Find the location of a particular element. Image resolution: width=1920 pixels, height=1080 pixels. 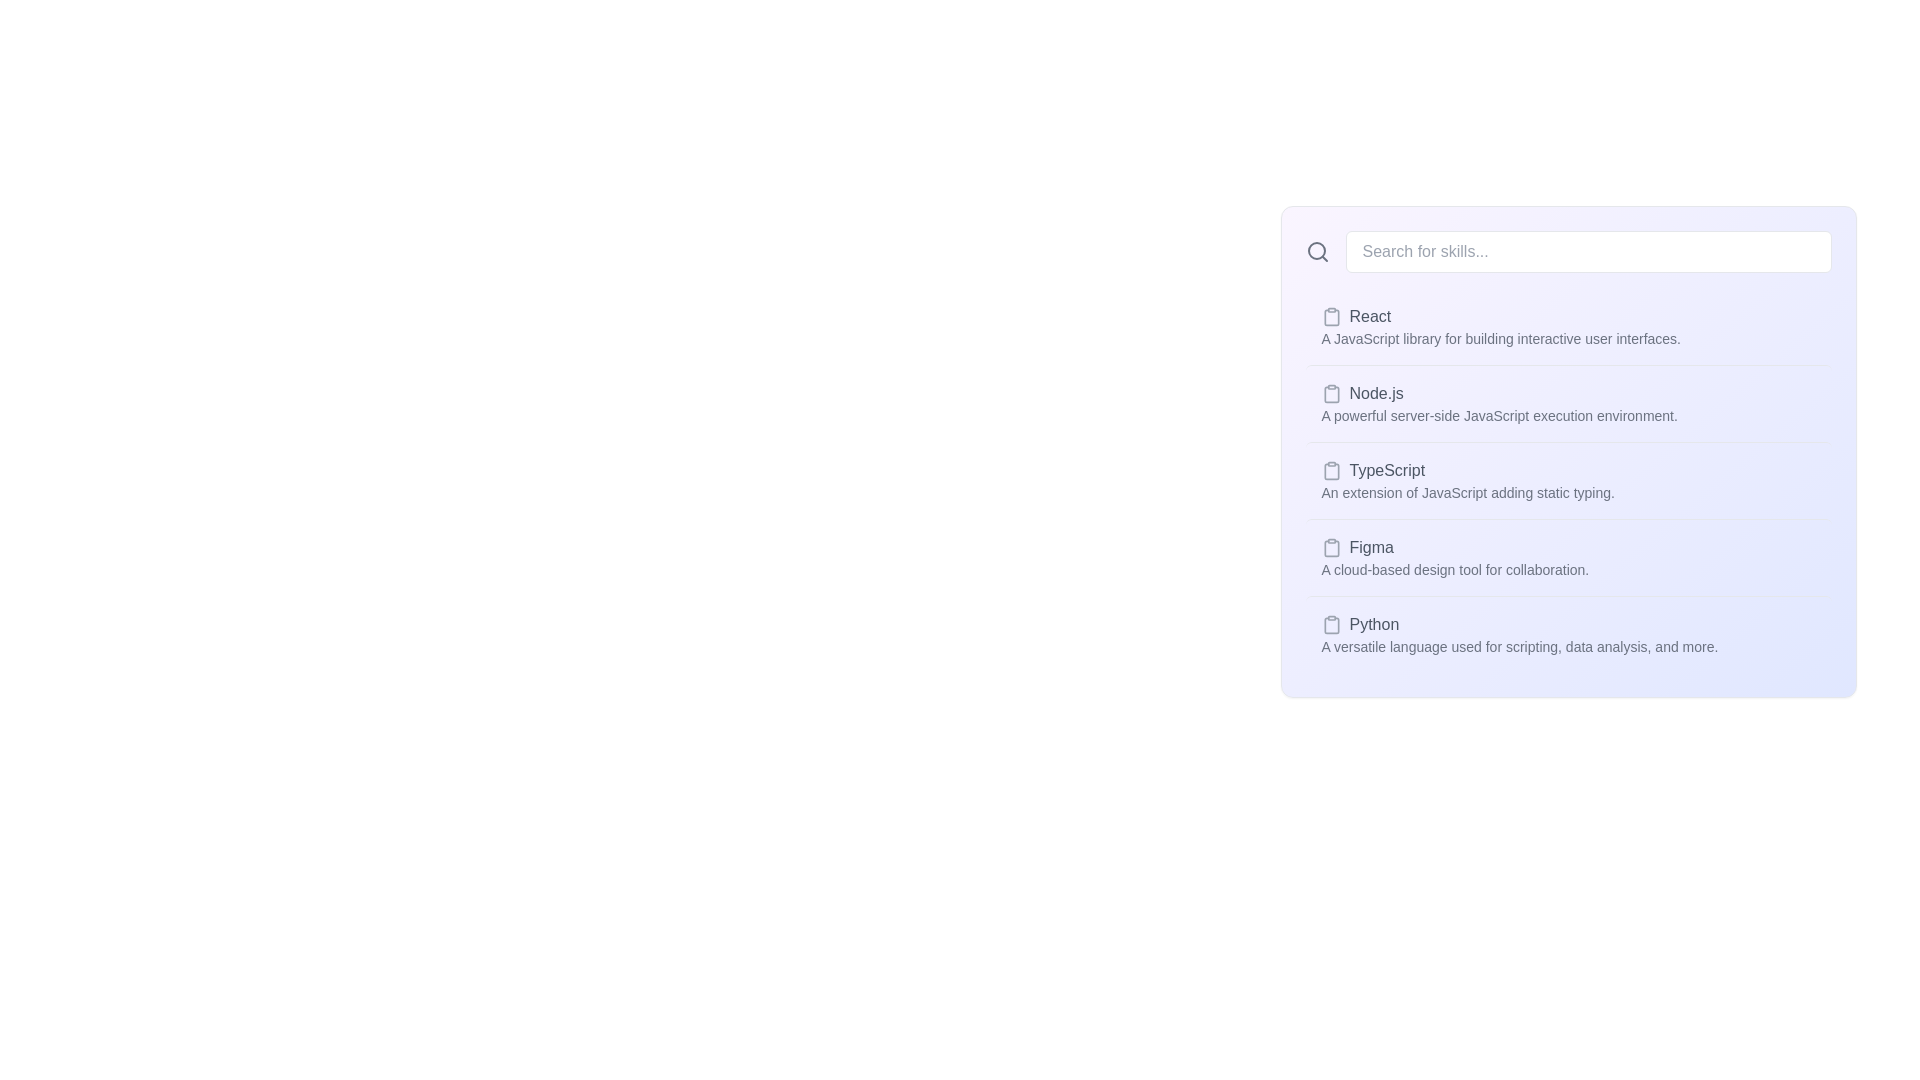

the circular magnifying glass icon located at the far left of the search input field layout, which features a clean, minimalist design in grayscale is located at coordinates (1317, 250).